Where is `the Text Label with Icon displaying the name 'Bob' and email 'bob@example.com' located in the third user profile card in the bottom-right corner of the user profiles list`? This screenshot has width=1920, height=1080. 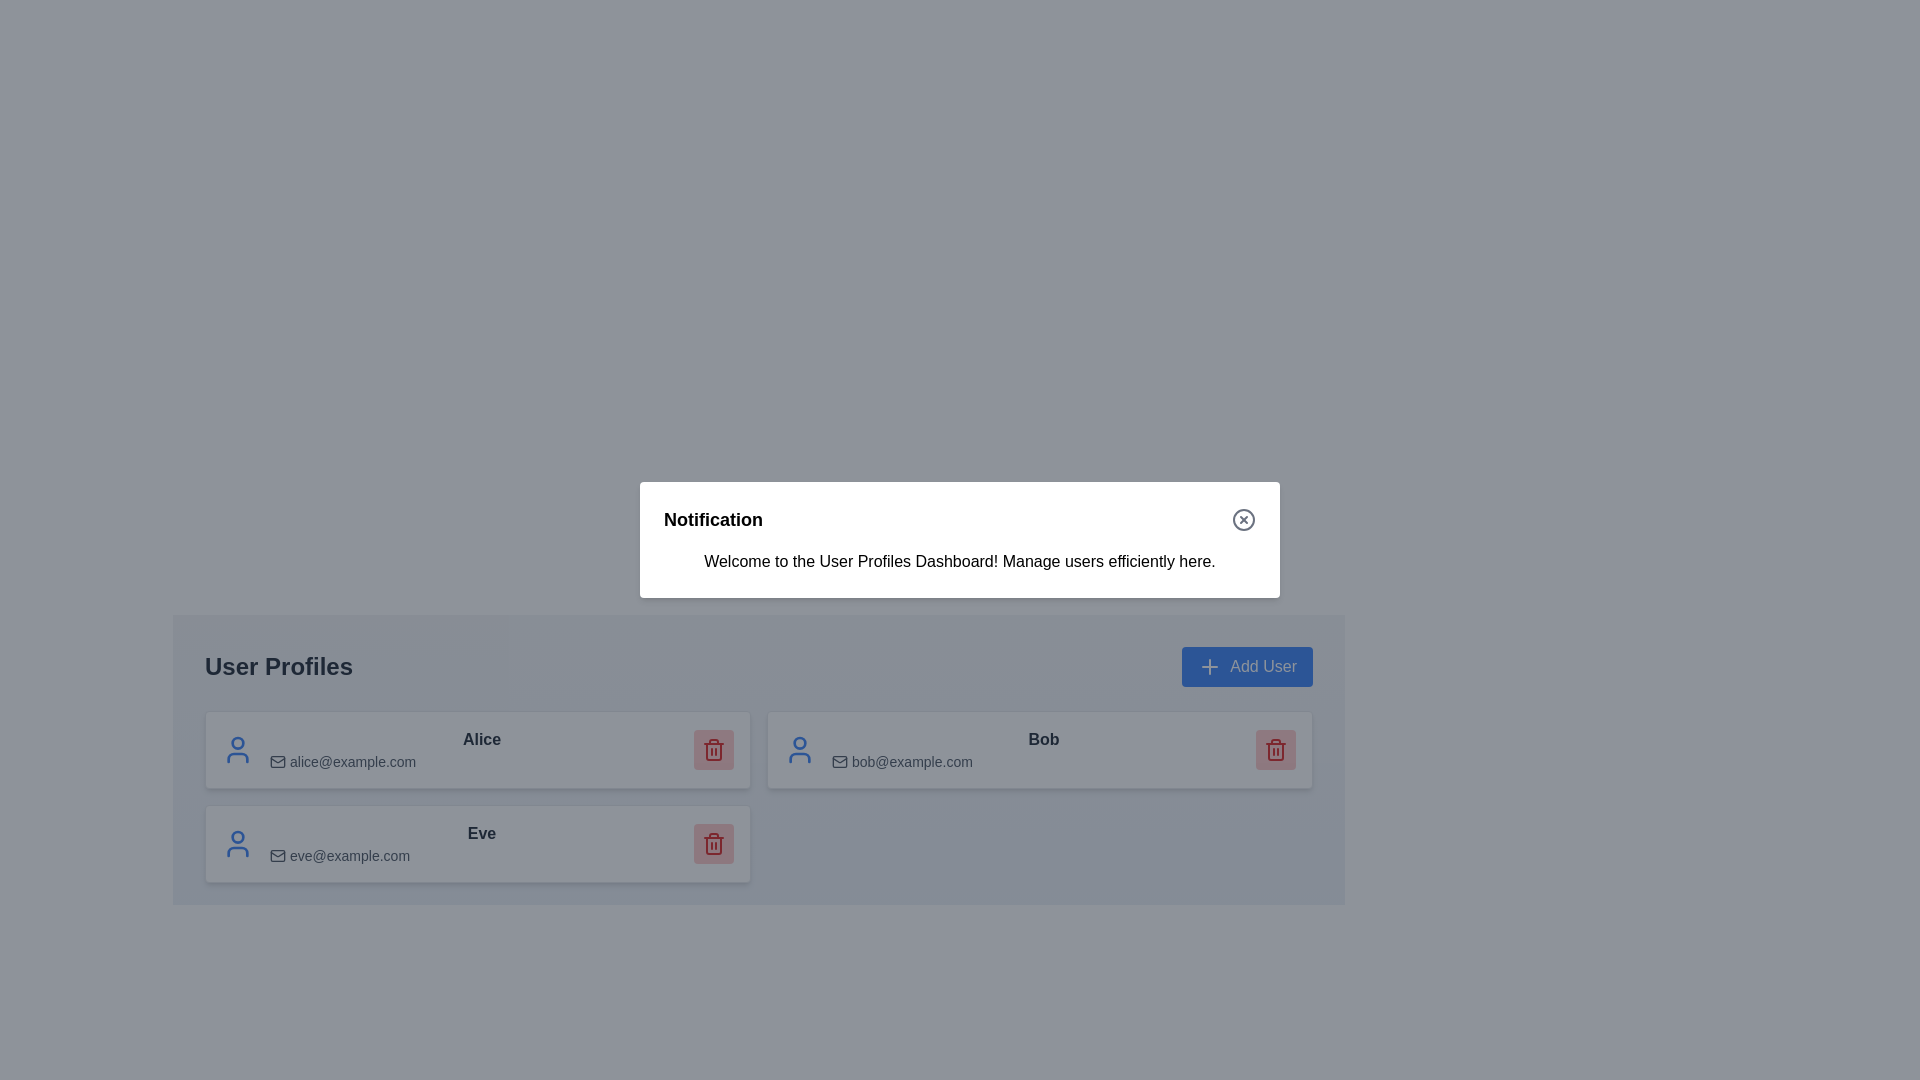 the Text Label with Icon displaying the name 'Bob' and email 'bob@example.com' located in the third user profile card in the bottom-right corner of the user profiles list is located at coordinates (1042, 749).